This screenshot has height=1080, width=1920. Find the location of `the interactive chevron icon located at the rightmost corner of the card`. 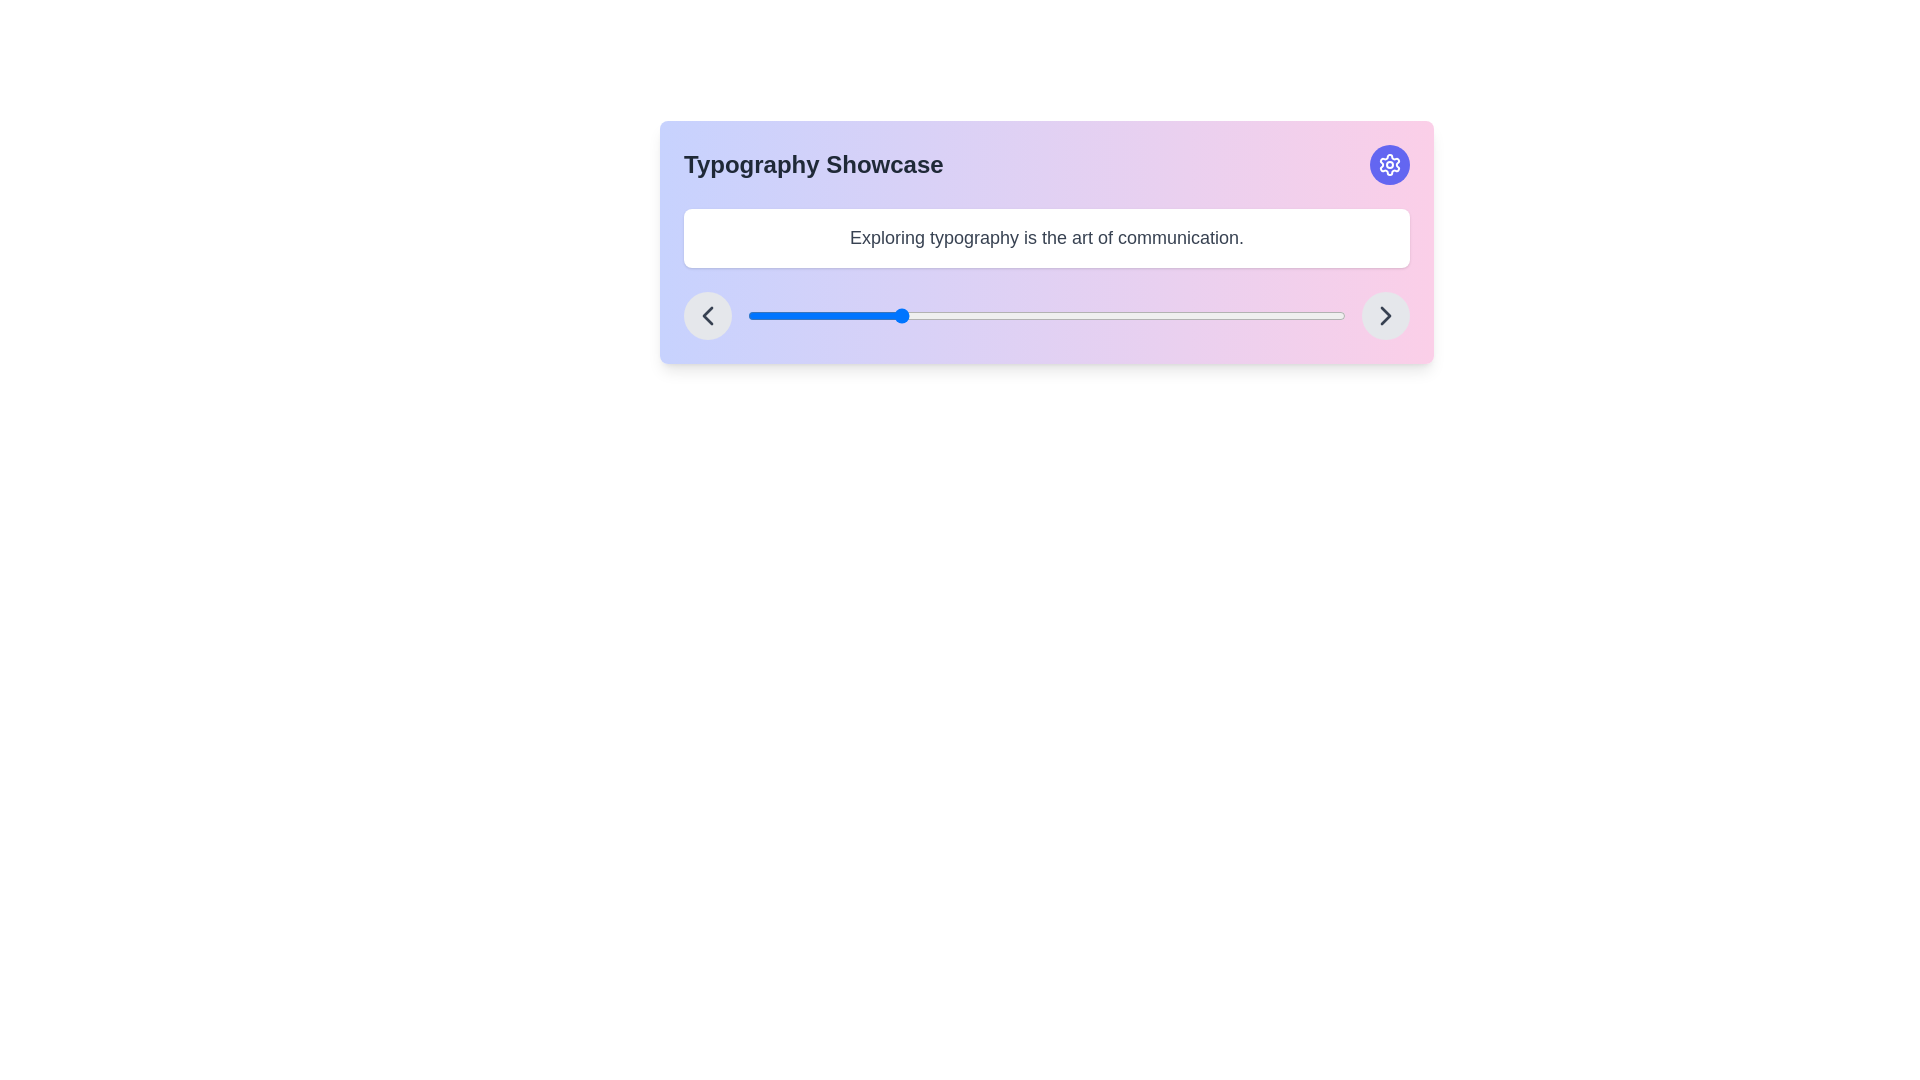

the interactive chevron icon located at the rightmost corner of the card is located at coordinates (1385, 315).